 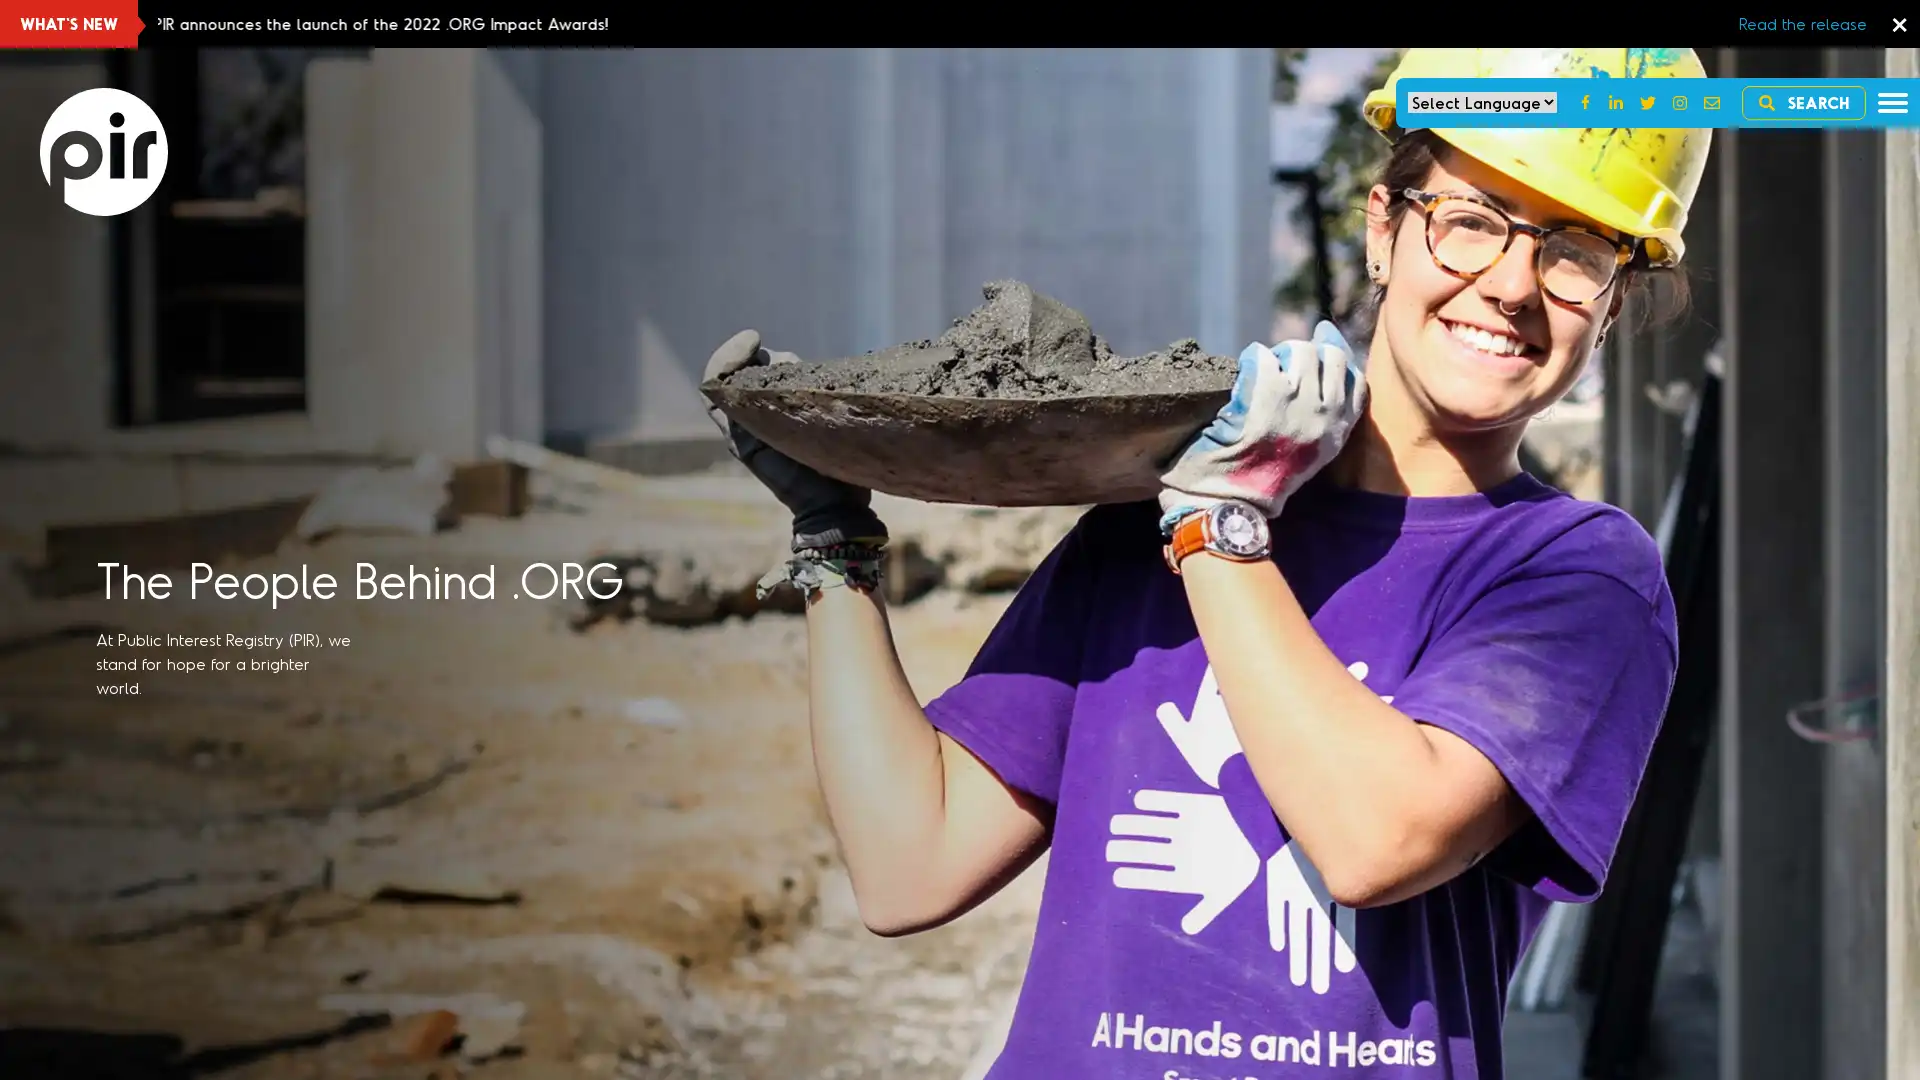 I want to click on Submit .ORG domain search, so click(x=745, y=688).